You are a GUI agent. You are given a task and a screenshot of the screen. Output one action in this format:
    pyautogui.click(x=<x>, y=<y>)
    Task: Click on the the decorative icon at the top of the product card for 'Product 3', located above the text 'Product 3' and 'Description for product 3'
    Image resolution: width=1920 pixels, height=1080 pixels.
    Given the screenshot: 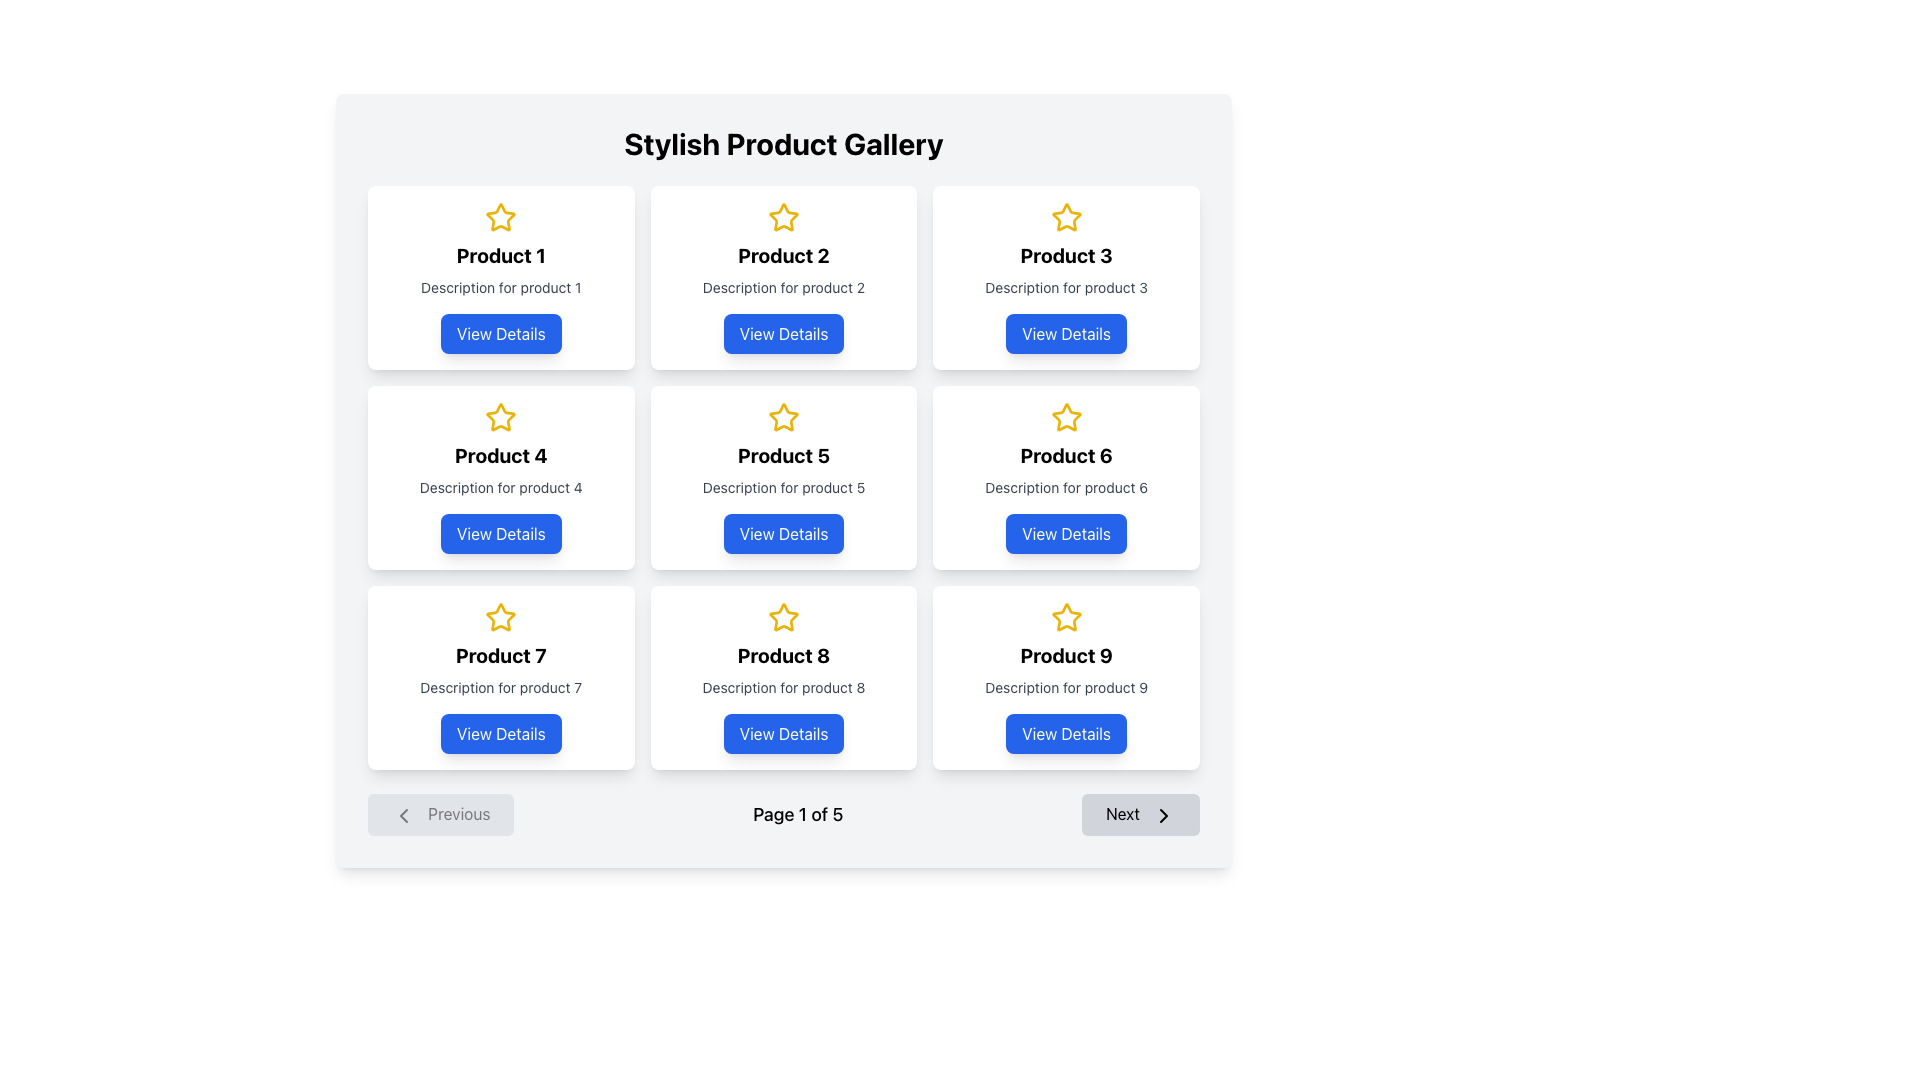 What is the action you would take?
    pyautogui.click(x=1065, y=218)
    